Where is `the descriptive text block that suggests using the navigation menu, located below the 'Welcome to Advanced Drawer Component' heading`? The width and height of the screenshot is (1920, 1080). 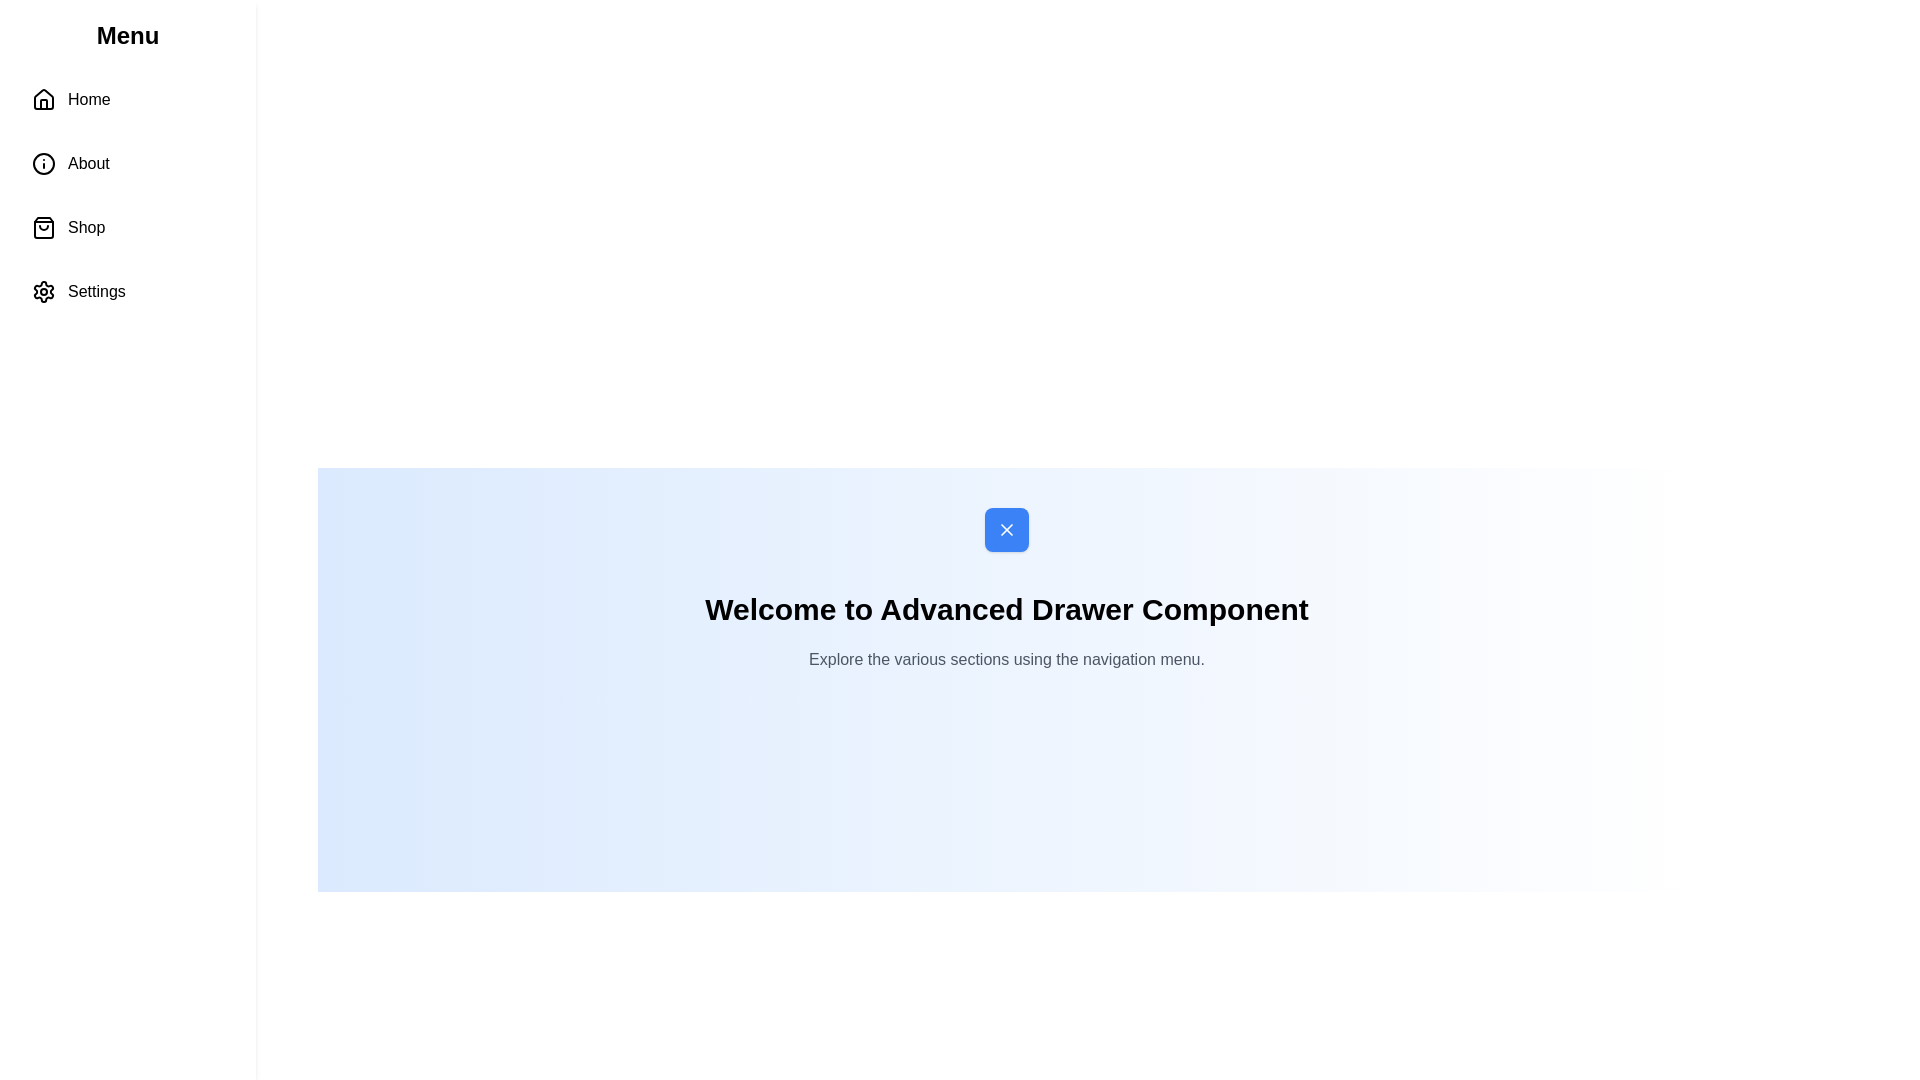 the descriptive text block that suggests using the navigation menu, located below the 'Welcome to Advanced Drawer Component' heading is located at coordinates (1007, 659).